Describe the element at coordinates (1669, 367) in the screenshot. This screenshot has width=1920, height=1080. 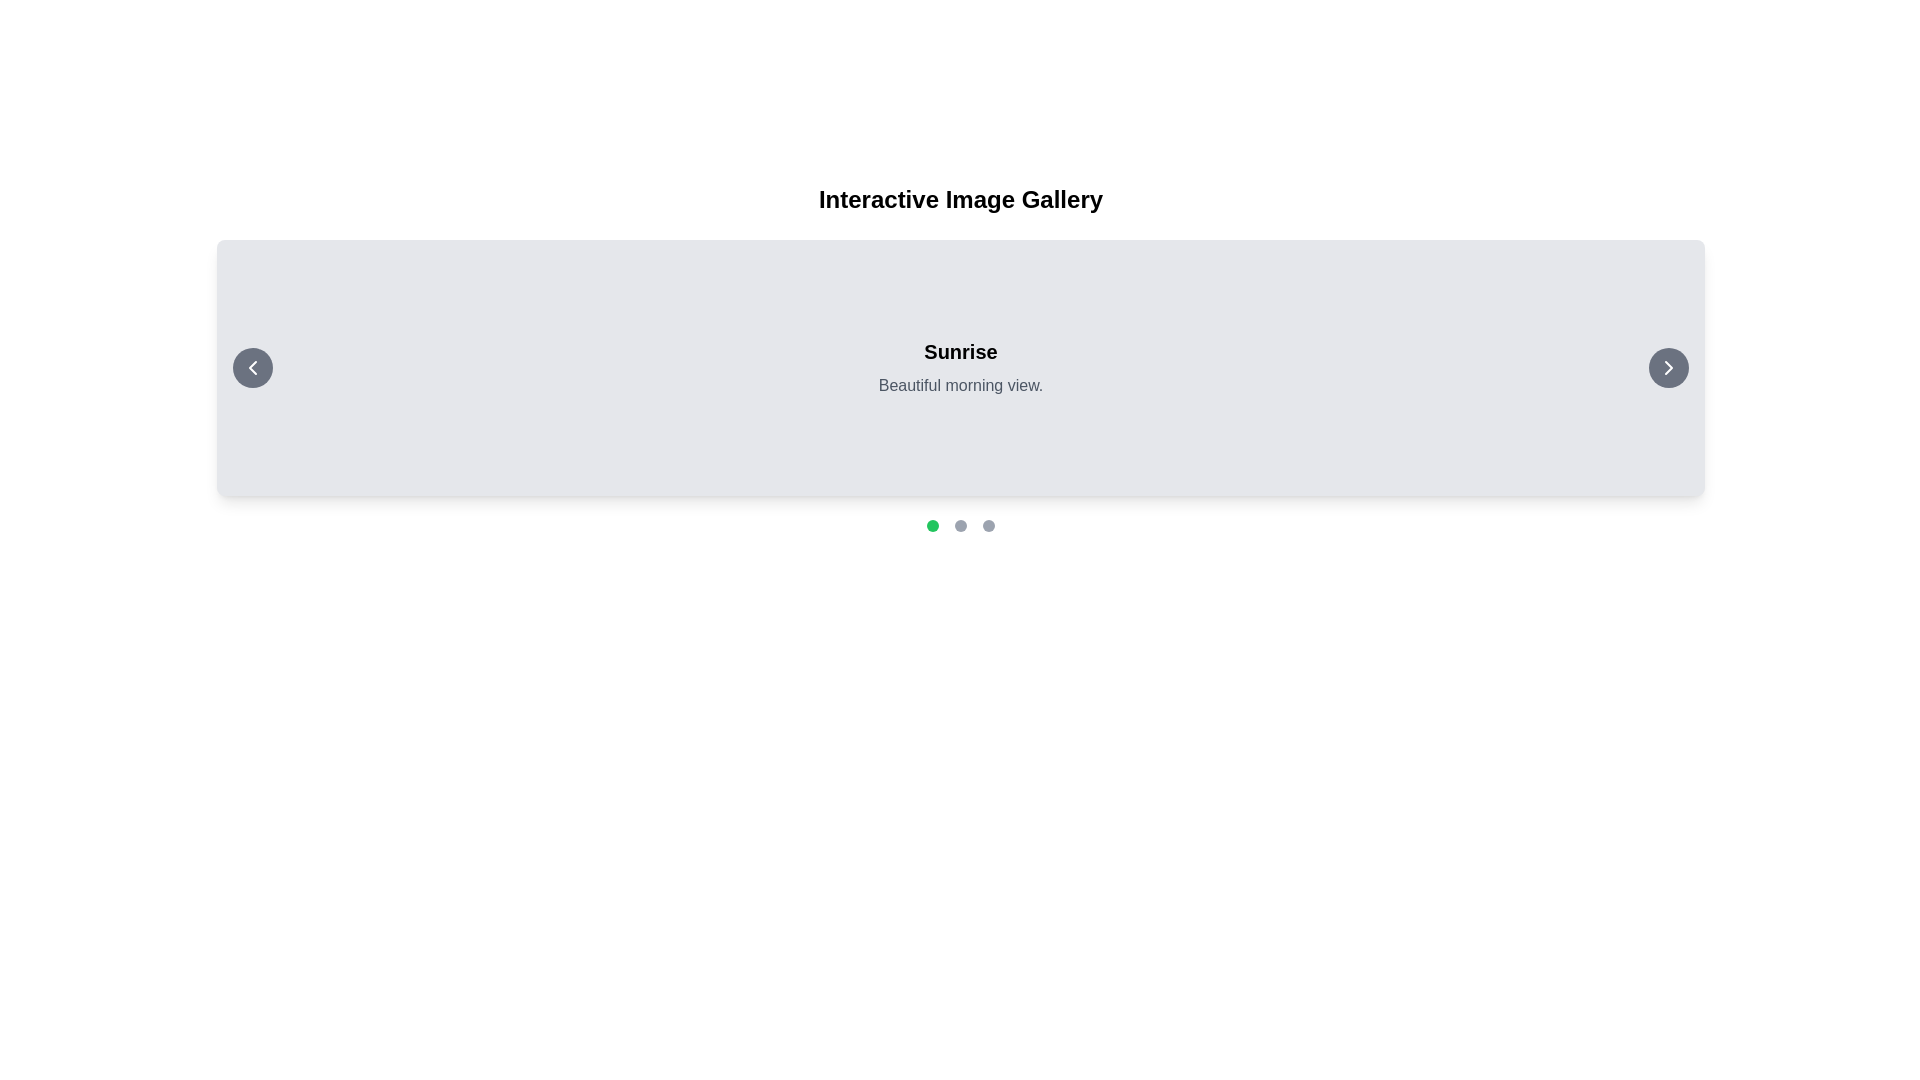
I see `the navigation button located at the far right of the card titled 'Sunrise'` at that location.